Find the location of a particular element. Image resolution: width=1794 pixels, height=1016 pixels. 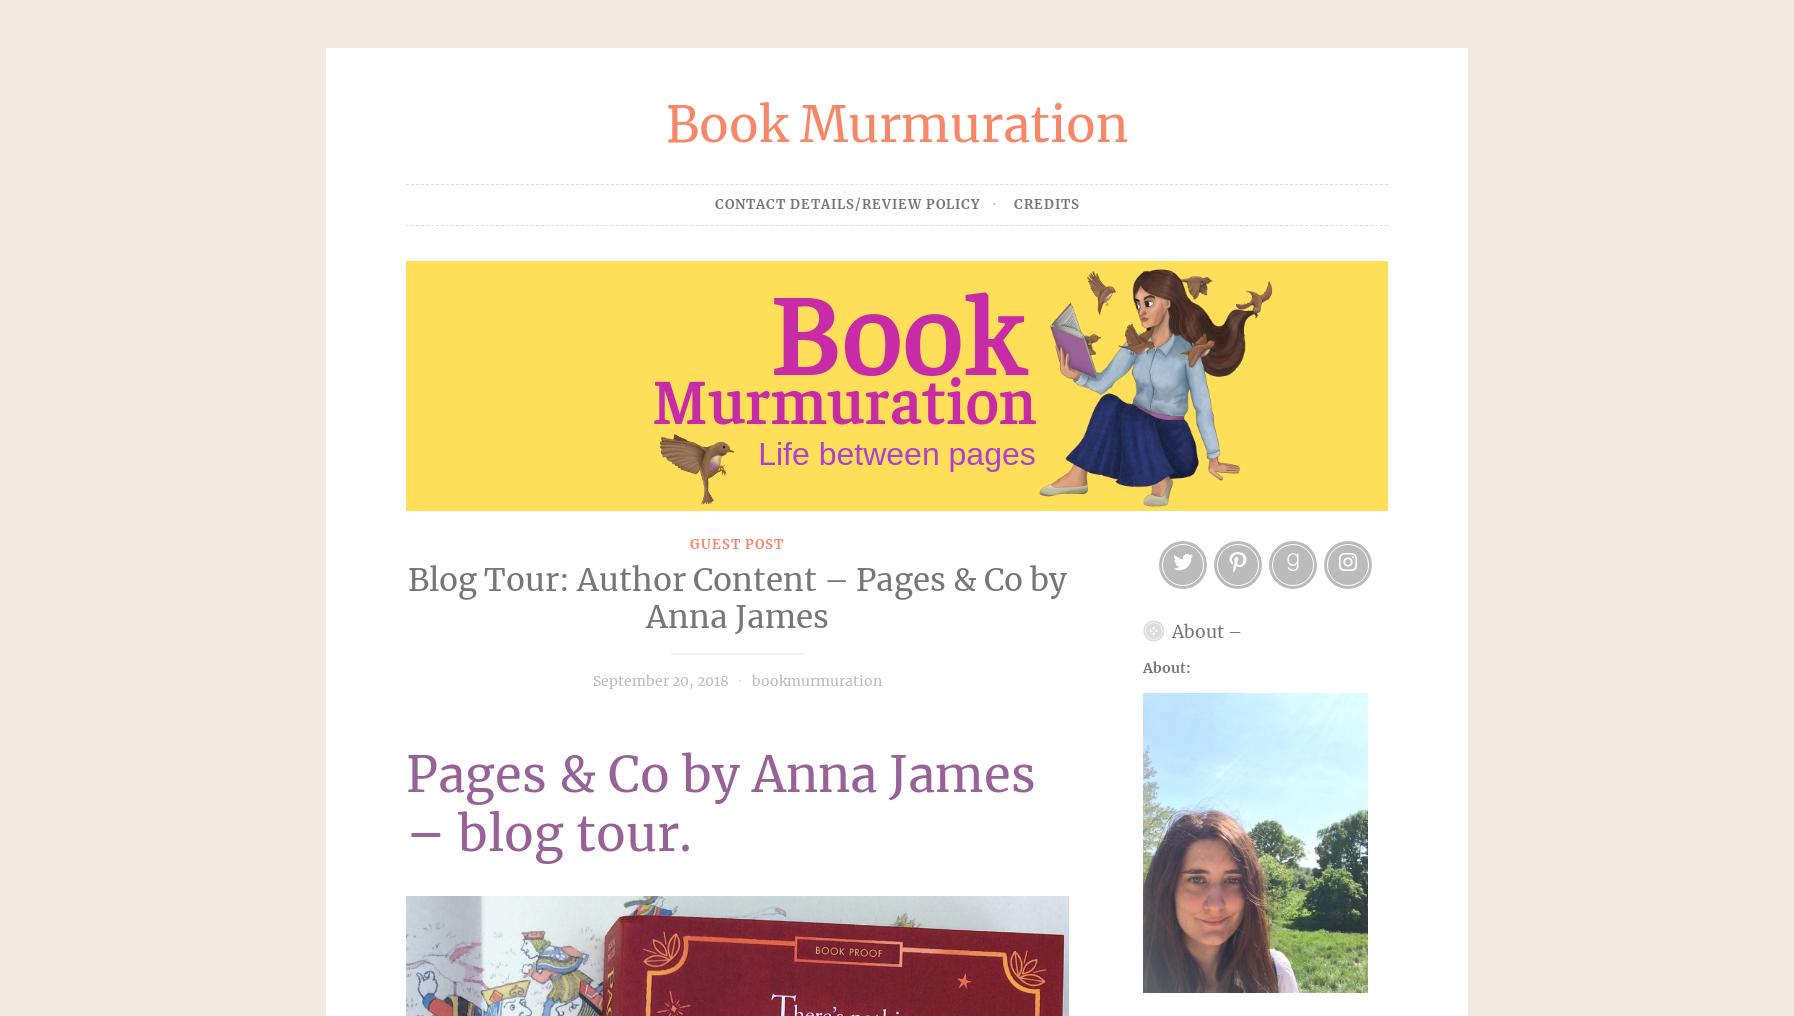

'Book Murmuration' is located at coordinates (897, 124).